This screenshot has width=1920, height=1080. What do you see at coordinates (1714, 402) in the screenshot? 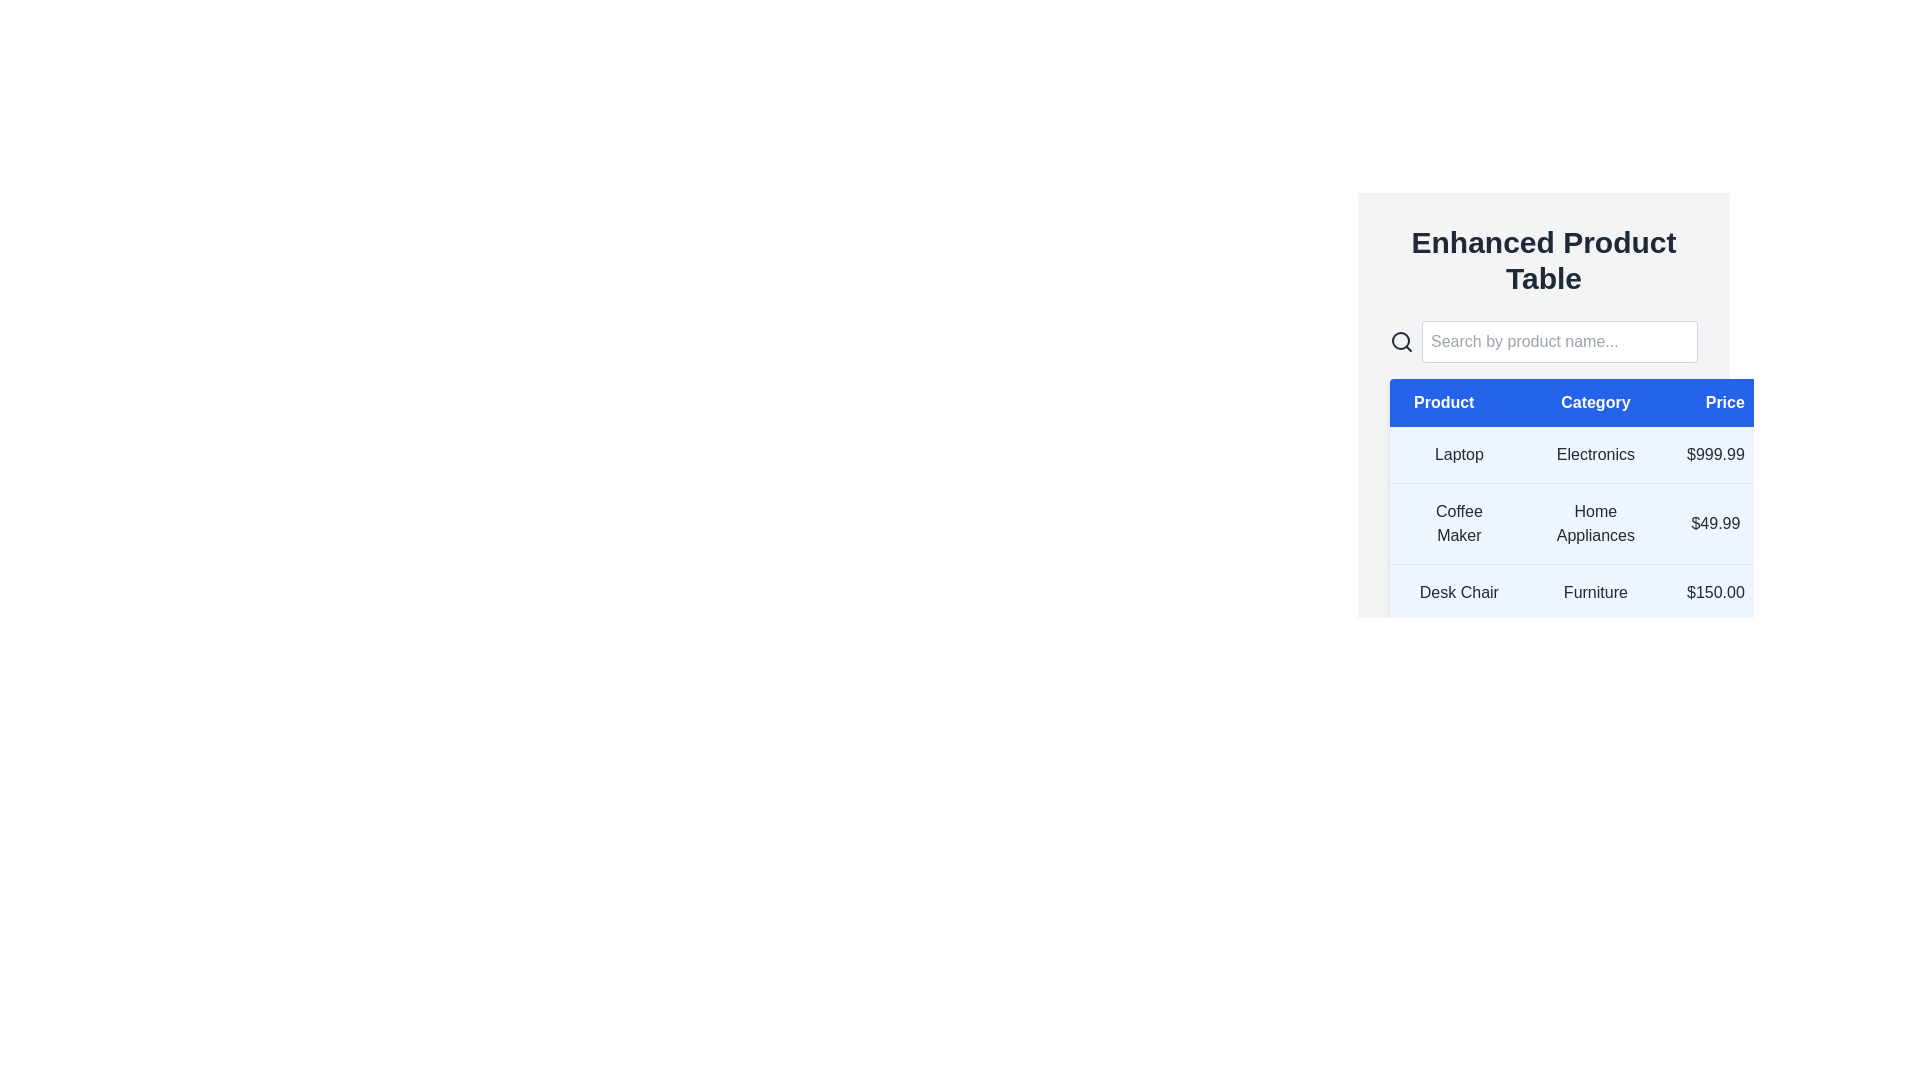
I see `text content of the 'Price' label, which is the third column header in a three-column table, rendered in white text against a blue background` at bounding box center [1714, 402].